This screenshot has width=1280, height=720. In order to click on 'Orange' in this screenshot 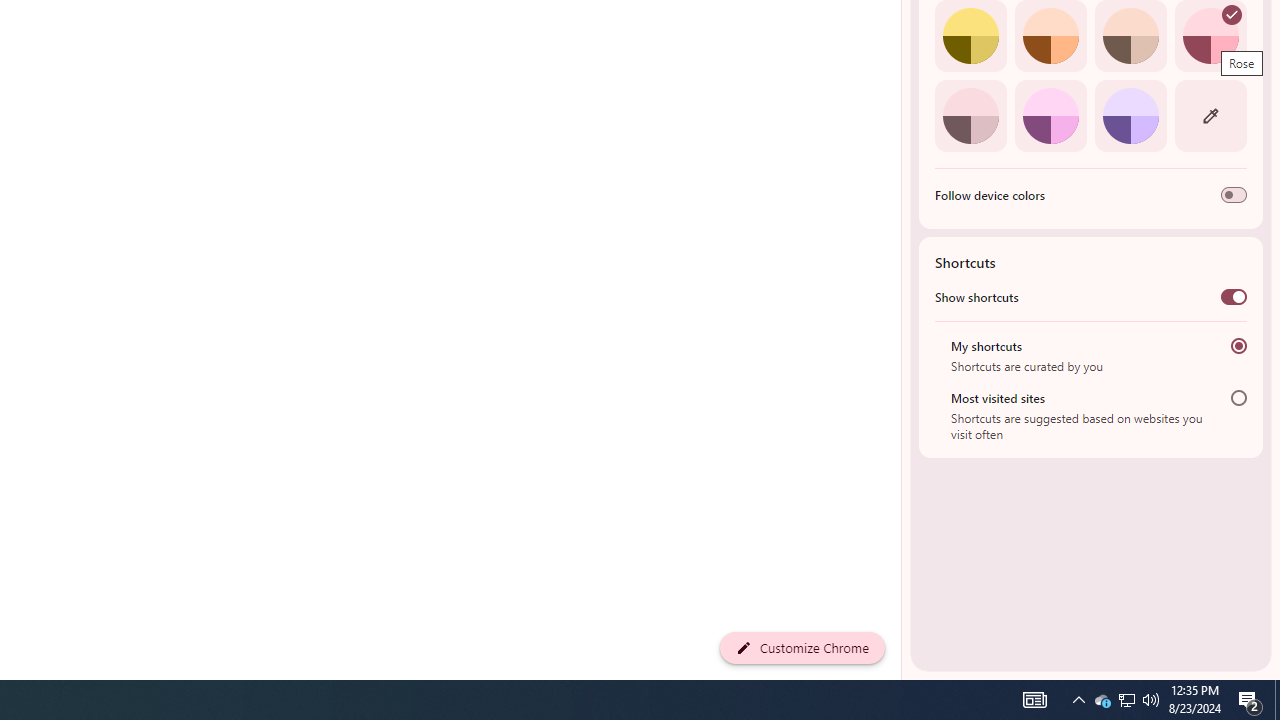, I will do `click(1049, 36)`.